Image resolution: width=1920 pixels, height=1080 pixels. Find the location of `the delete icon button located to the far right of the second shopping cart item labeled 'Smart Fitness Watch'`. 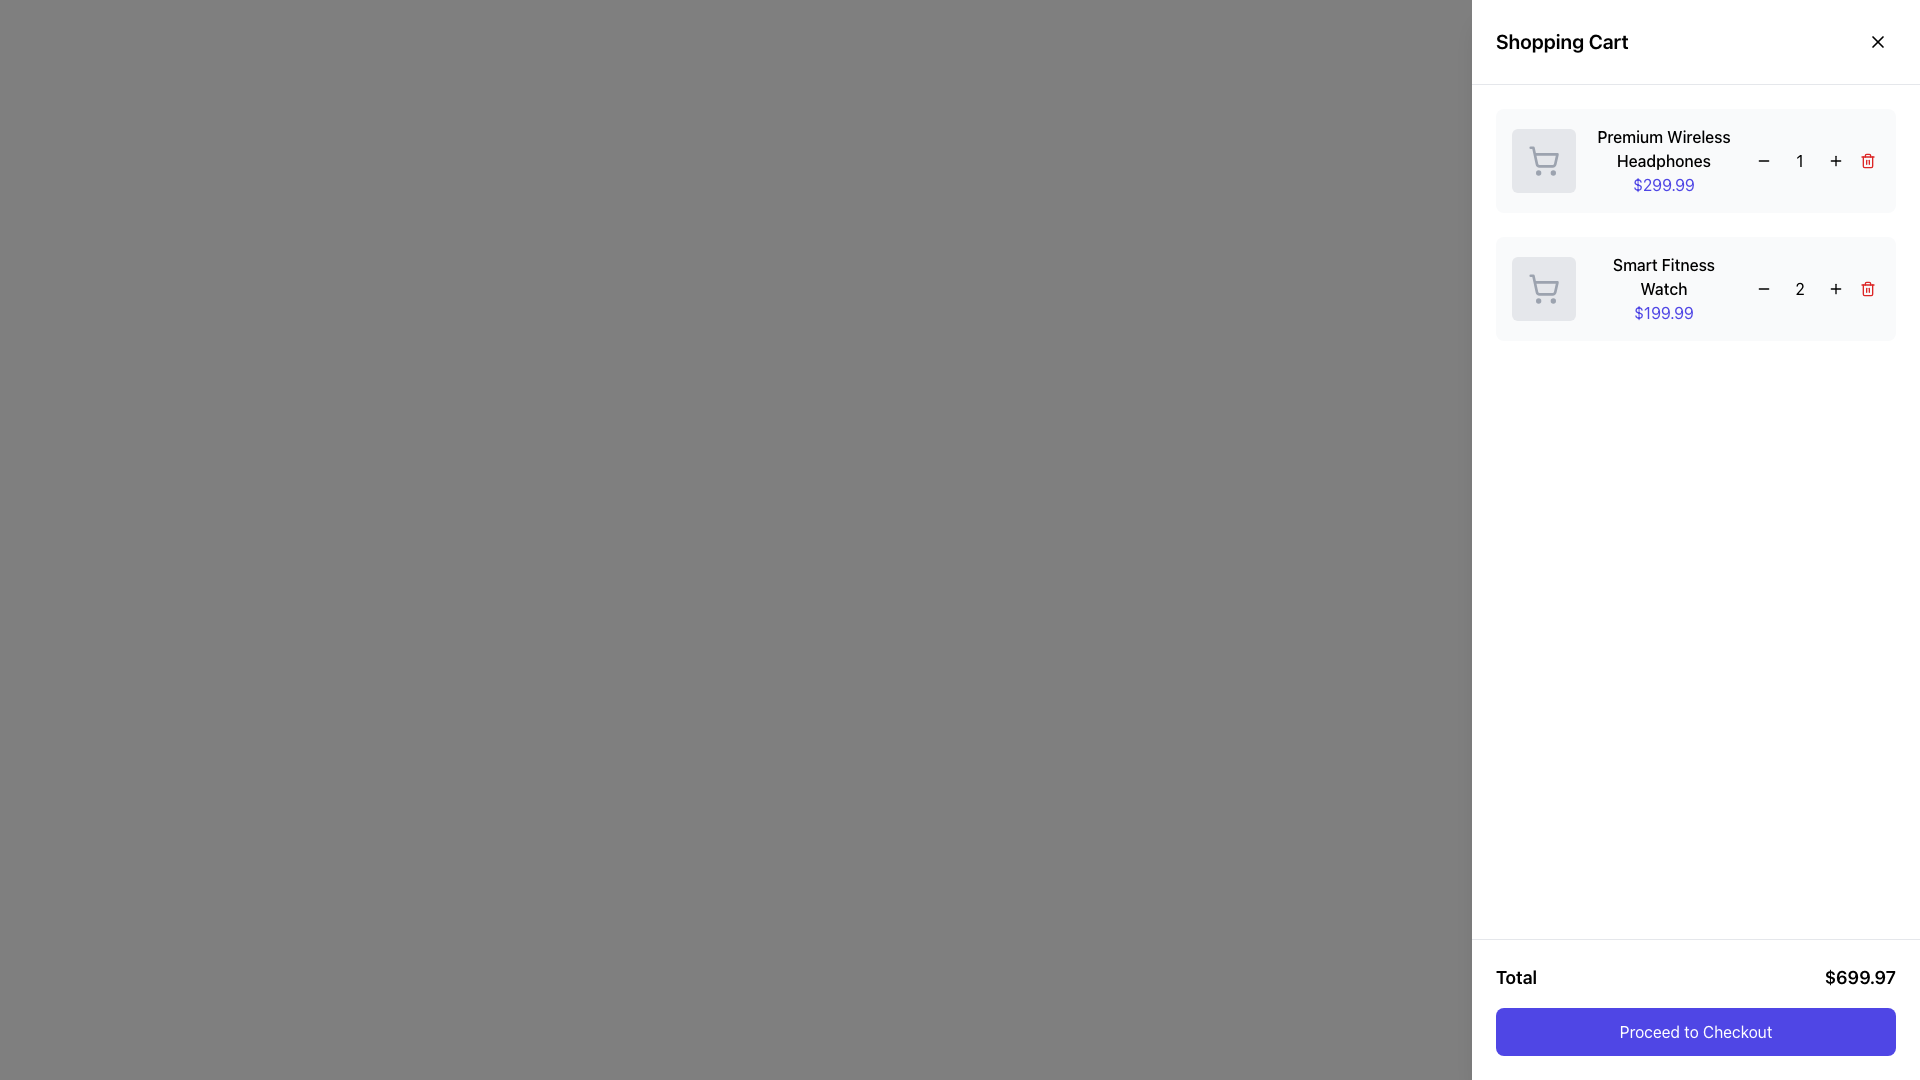

the delete icon button located to the far right of the second shopping cart item labeled 'Smart Fitness Watch' is located at coordinates (1866, 289).